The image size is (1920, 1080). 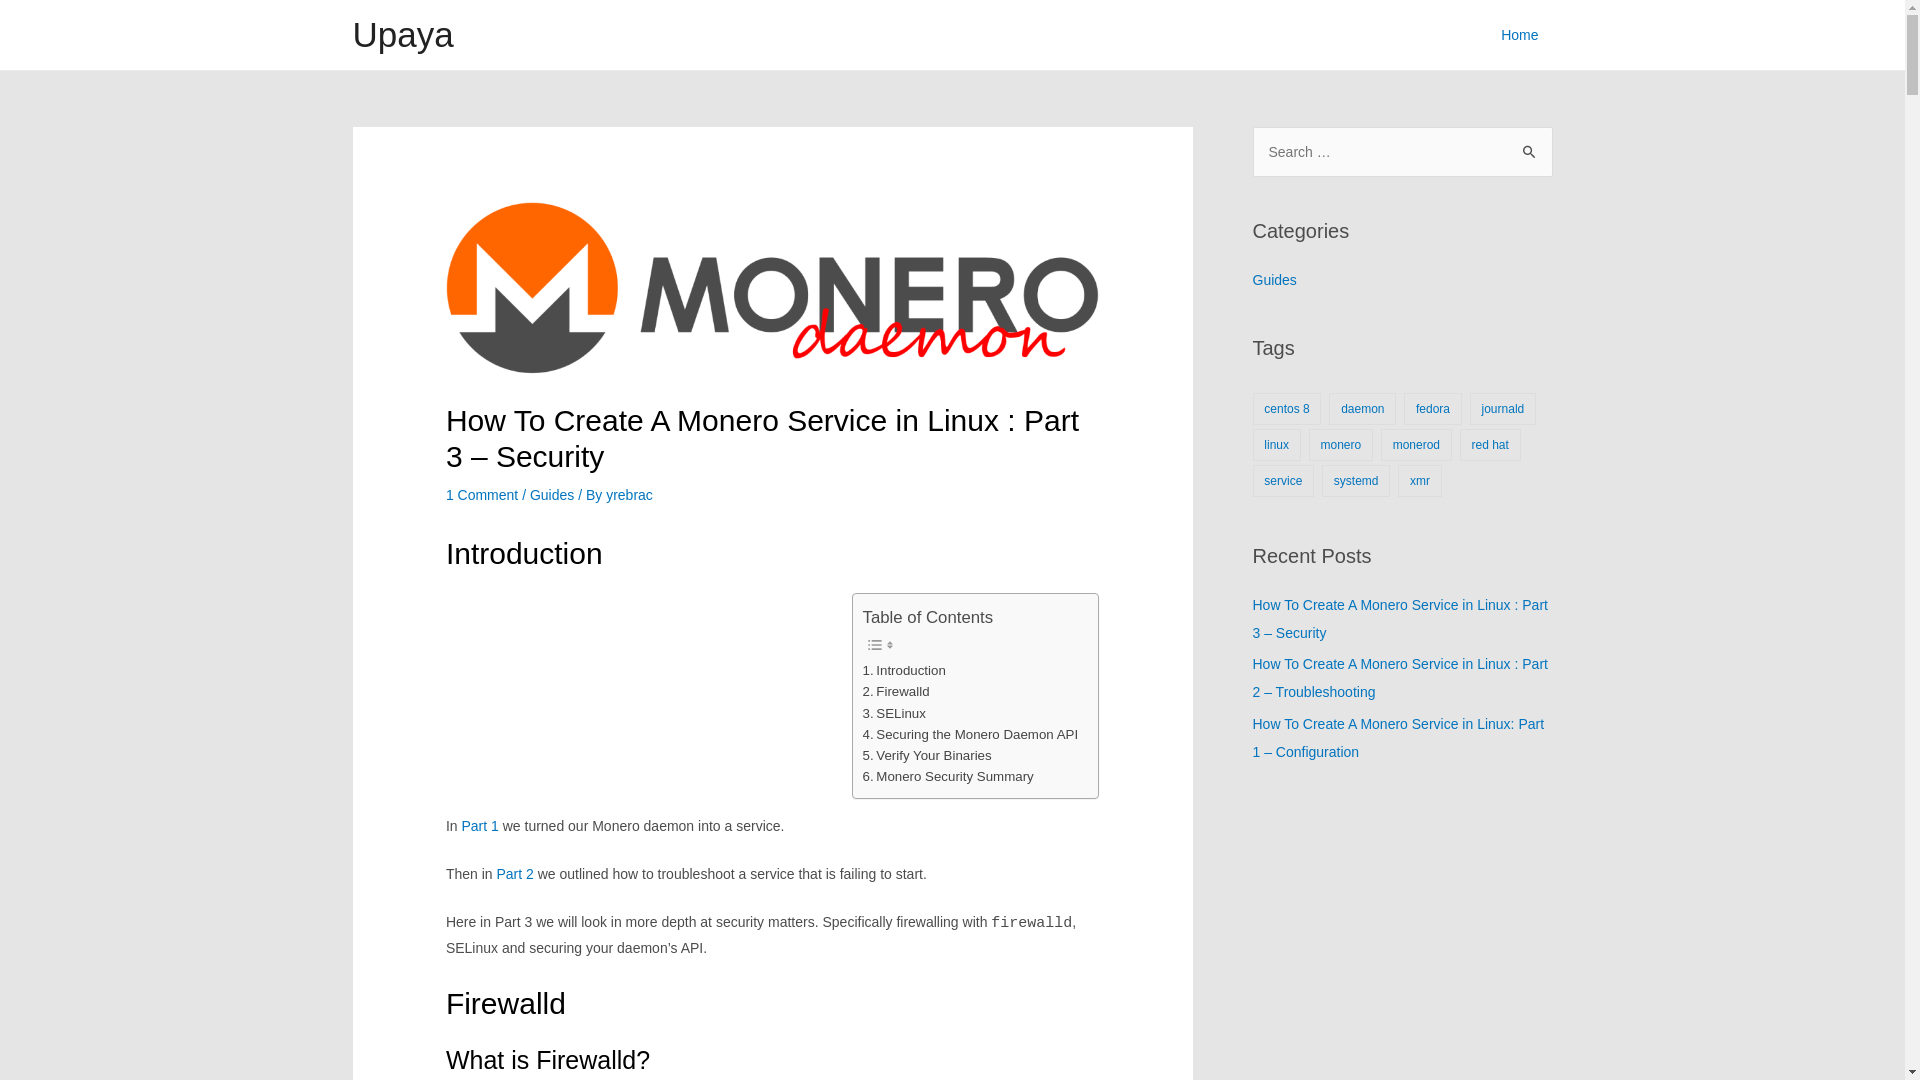 What do you see at coordinates (1459, 443) in the screenshot?
I see `'red hat'` at bounding box center [1459, 443].